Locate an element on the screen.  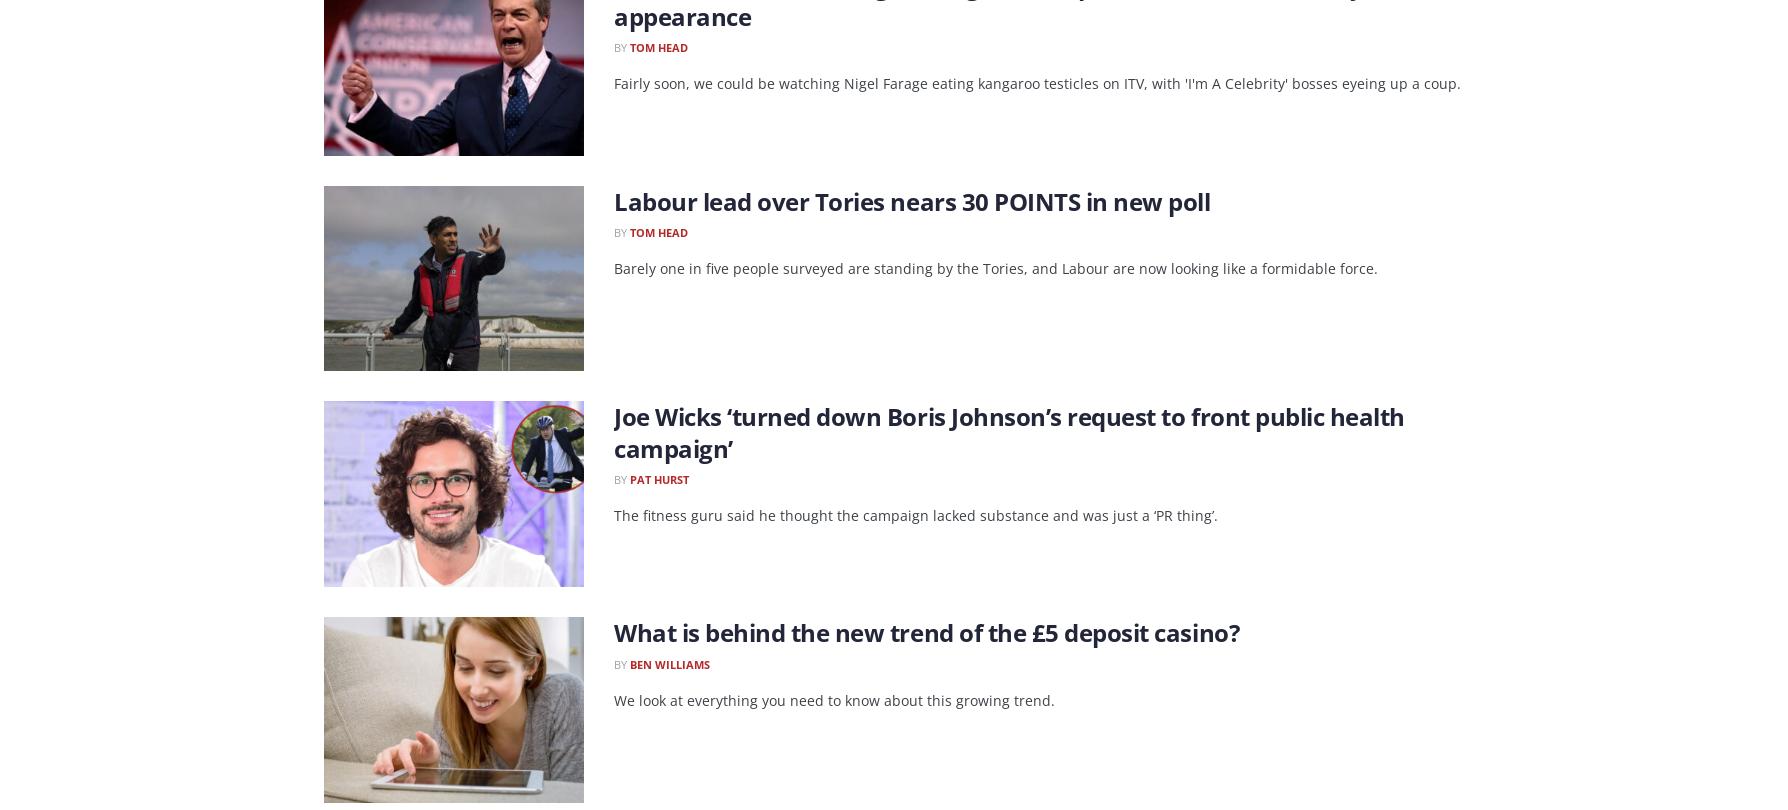
'We look at everything you need to know about this growing trend.' is located at coordinates (613, 698).